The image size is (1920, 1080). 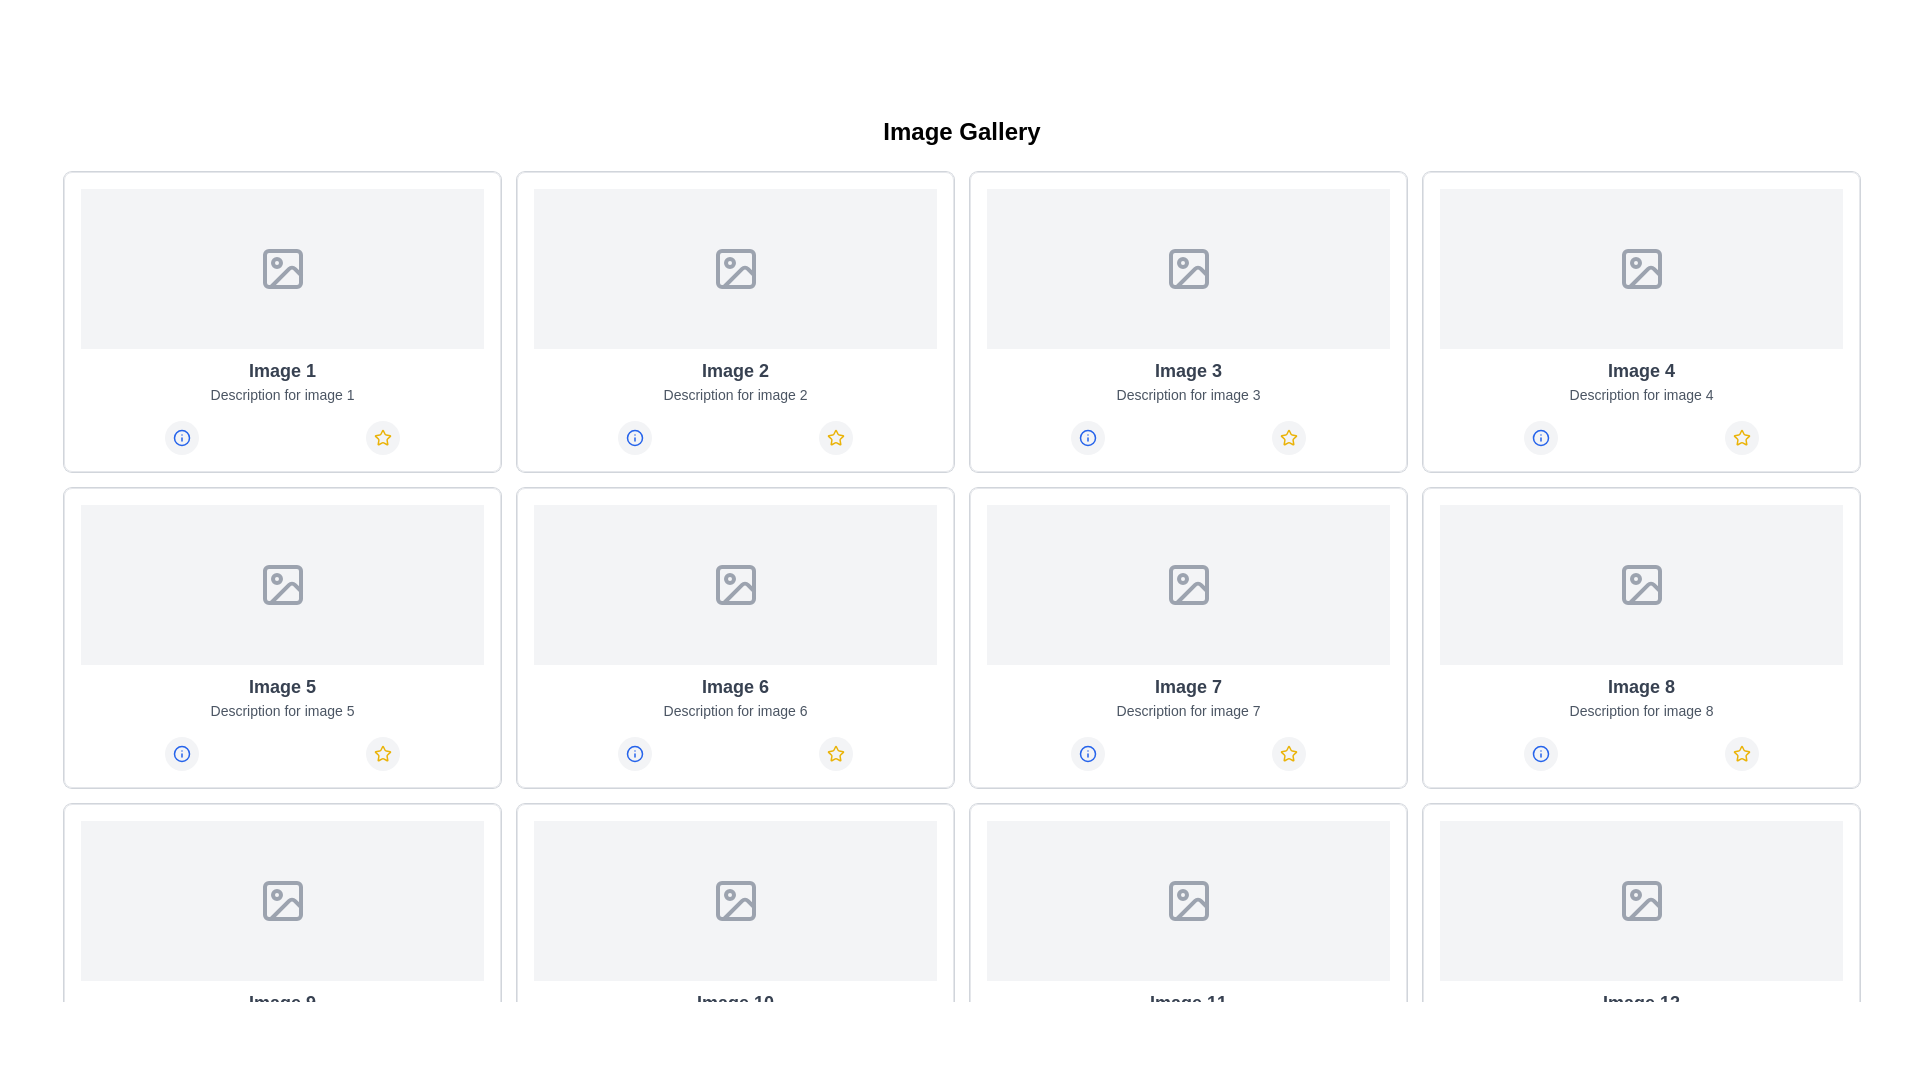 What do you see at coordinates (1741, 752) in the screenshot?
I see `the yellow star icon button located in the bottom right corner of the card for 'Image 8' to mark the item as a favorite` at bounding box center [1741, 752].